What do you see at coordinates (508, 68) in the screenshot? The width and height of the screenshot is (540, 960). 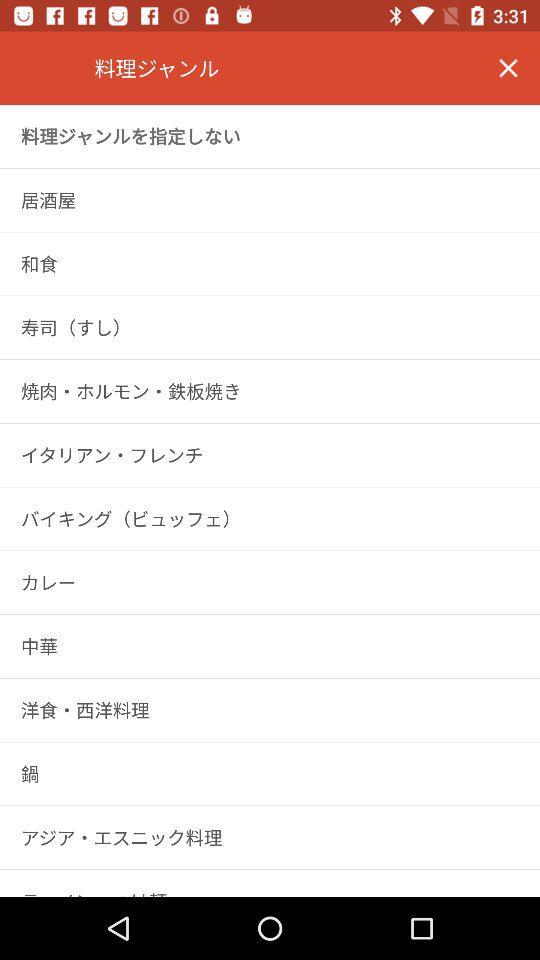 I see `cross button at top right` at bounding box center [508, 68].